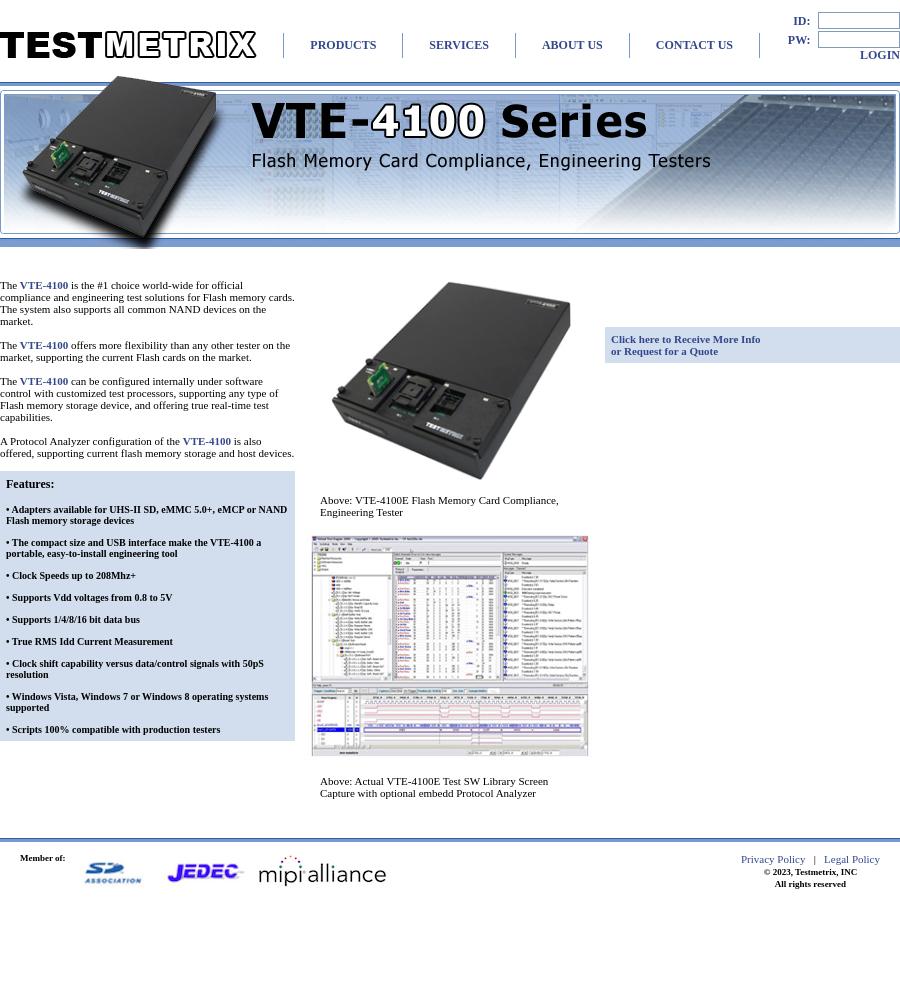  I want to click on 'Clock shift capability versus data/control signals with 50pS resolution', so click(134, 669).